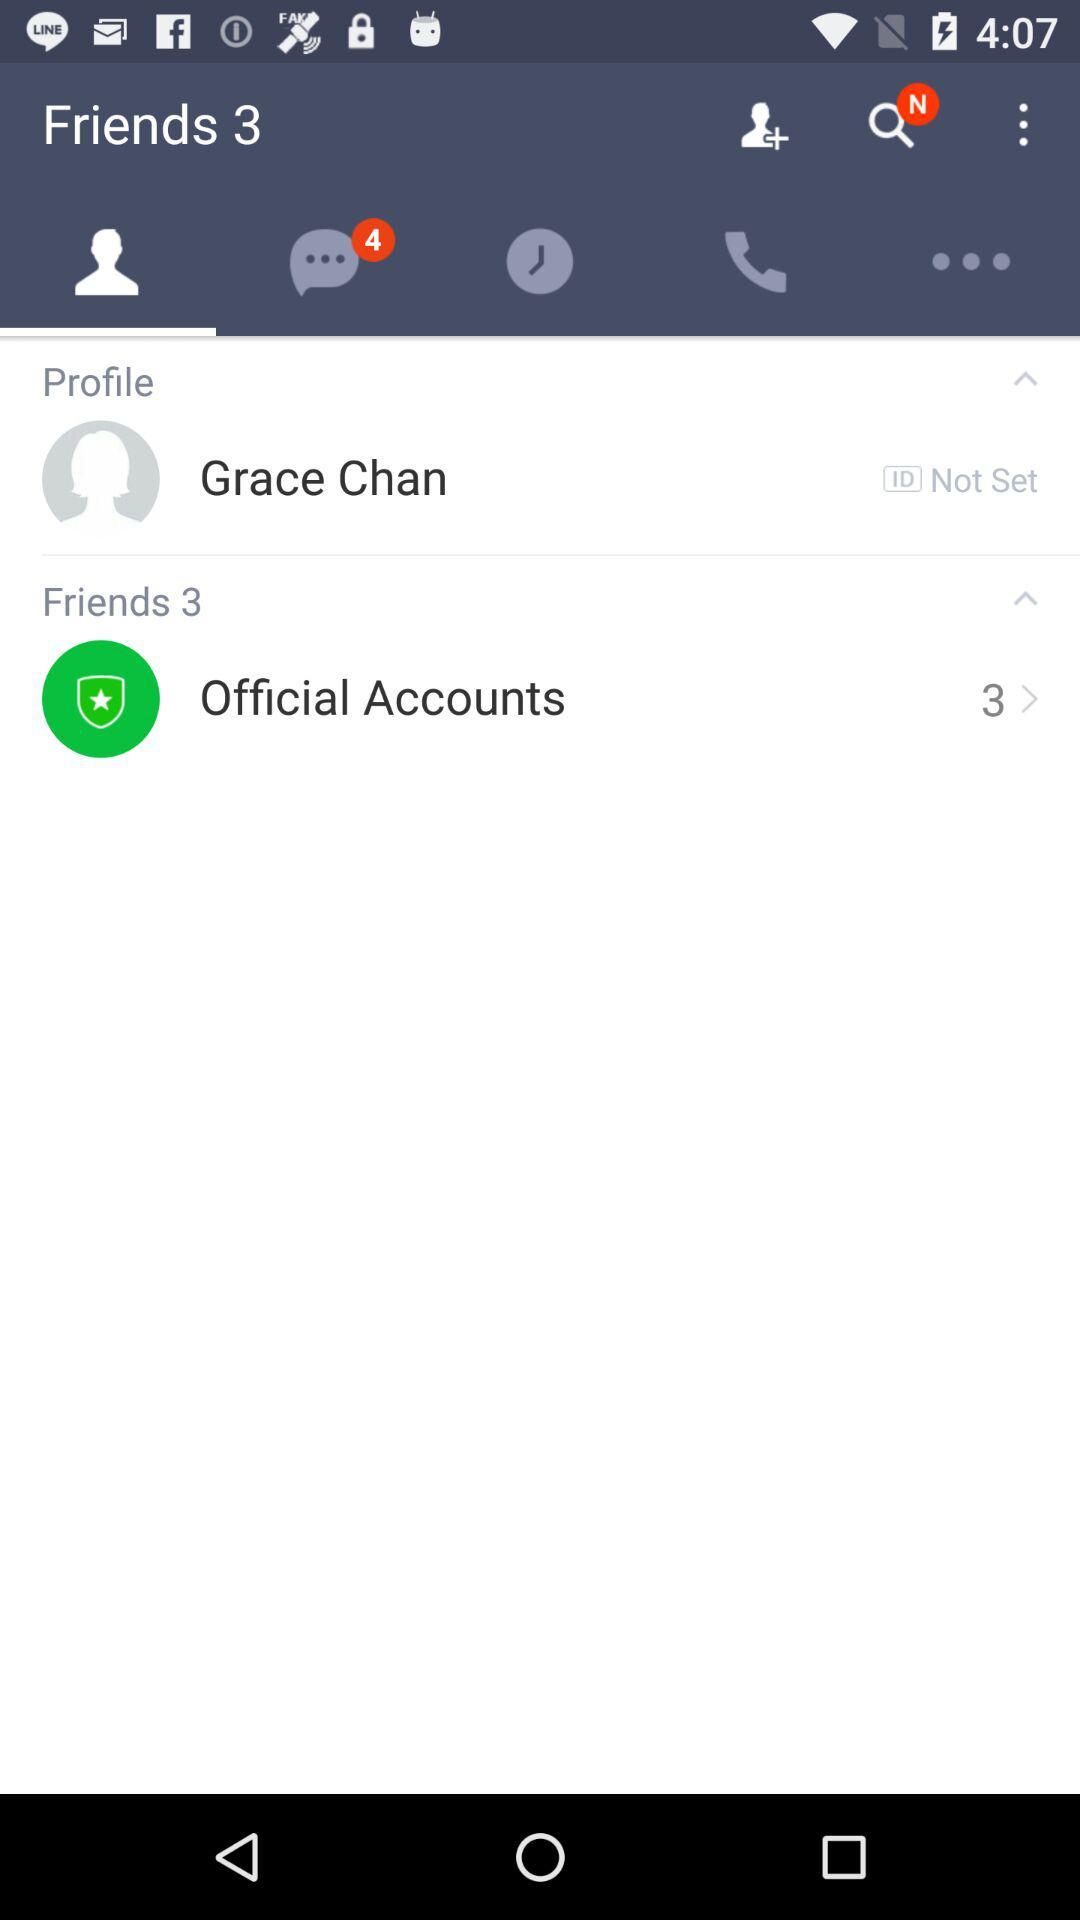 The width and height of the screenshot is (1080, 1920). What do you see at coordinates (108, 261) in the screenshot?
I see `the avatar icon` at bounding box center [108, 261].